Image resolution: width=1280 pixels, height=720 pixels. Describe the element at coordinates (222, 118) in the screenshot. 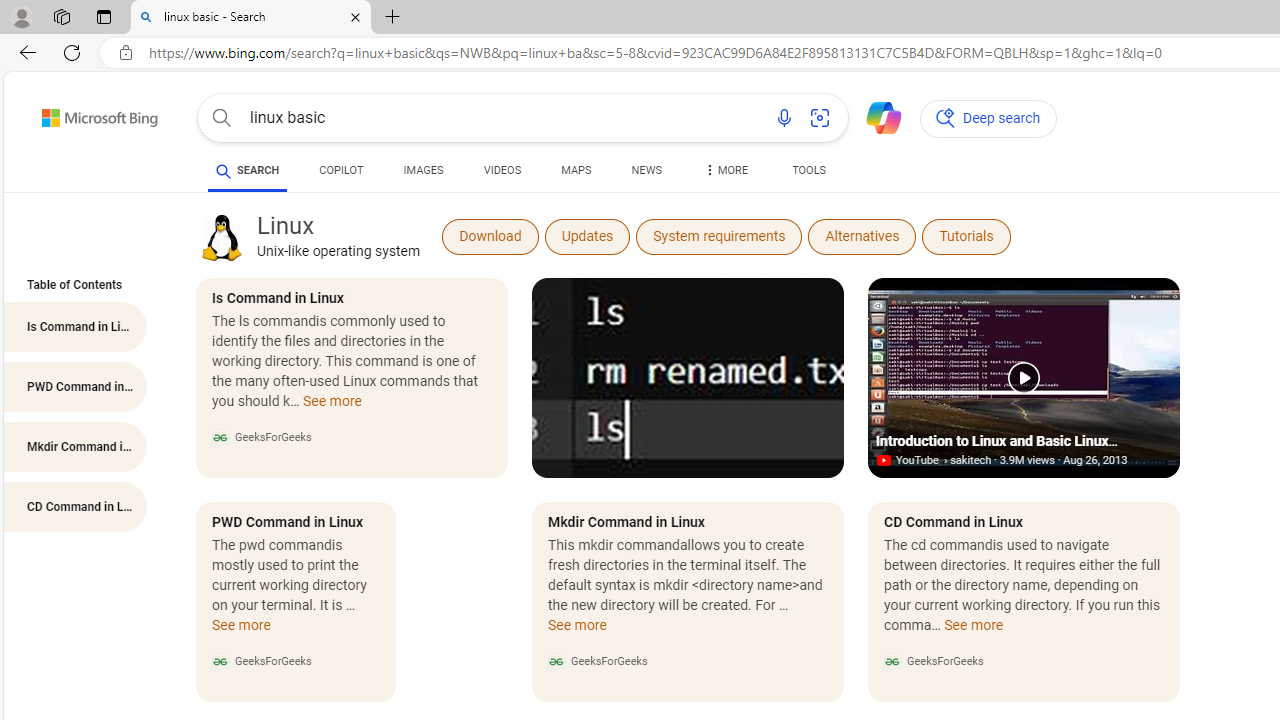

I see `'Search button'` at that location.